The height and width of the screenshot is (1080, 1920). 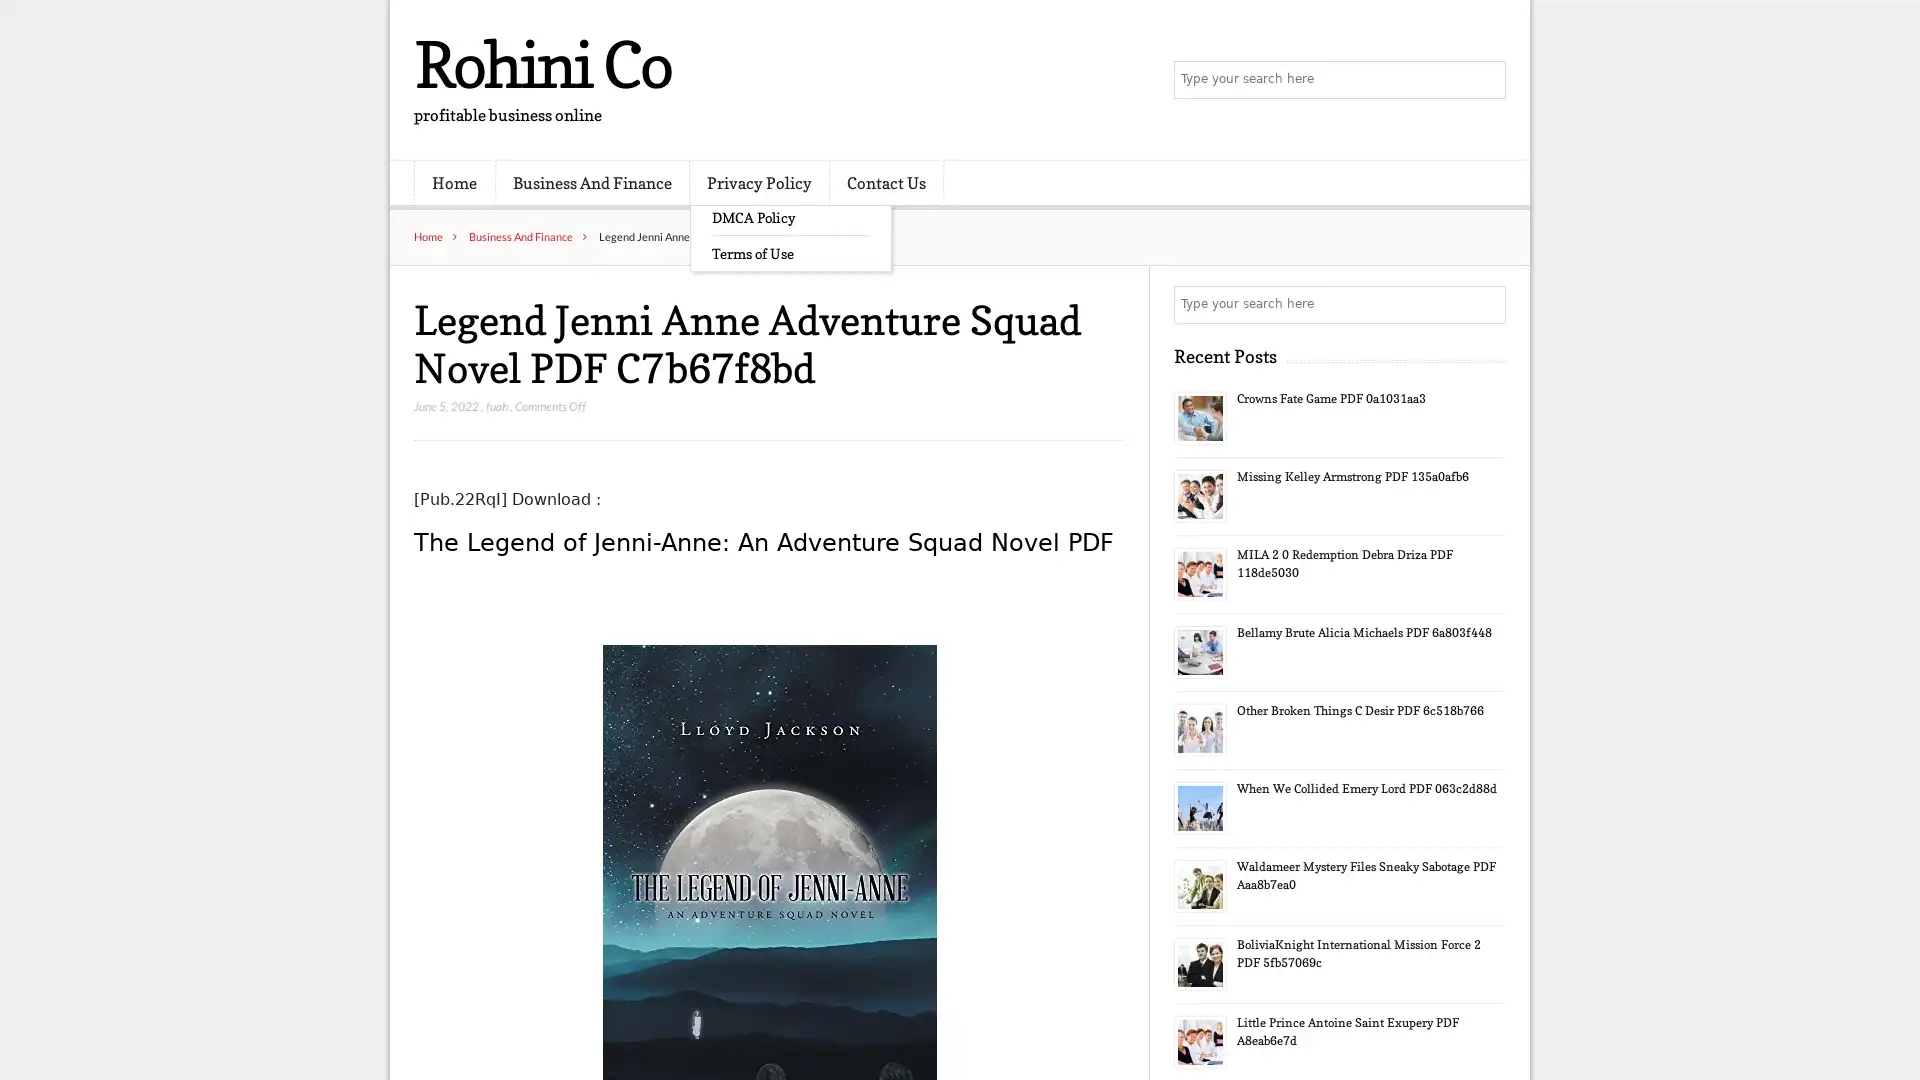 What do you see at coordinates (1485, 80) in the screenshot?
I see `Search` at bounding box center [1485, 80].